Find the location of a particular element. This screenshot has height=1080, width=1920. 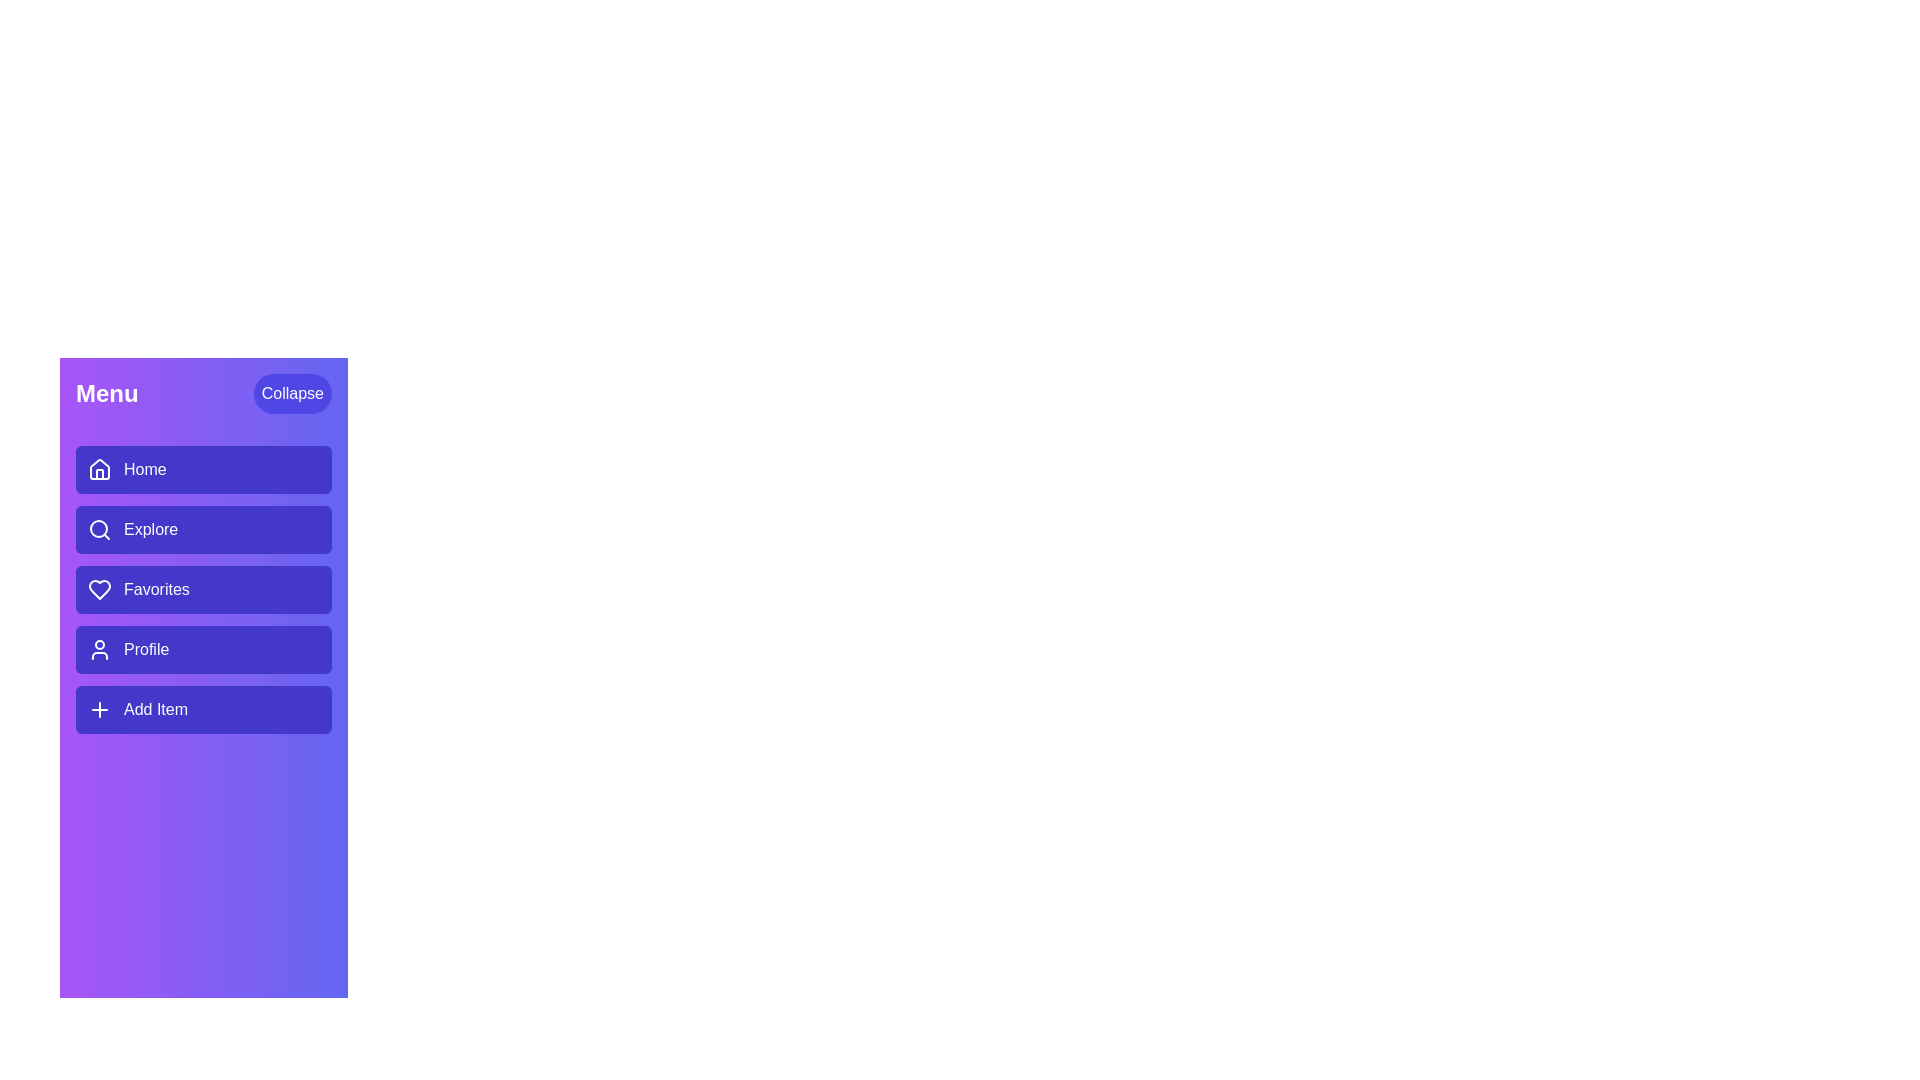

the menu item labeled Favorites is located at coordinates (203, 589).